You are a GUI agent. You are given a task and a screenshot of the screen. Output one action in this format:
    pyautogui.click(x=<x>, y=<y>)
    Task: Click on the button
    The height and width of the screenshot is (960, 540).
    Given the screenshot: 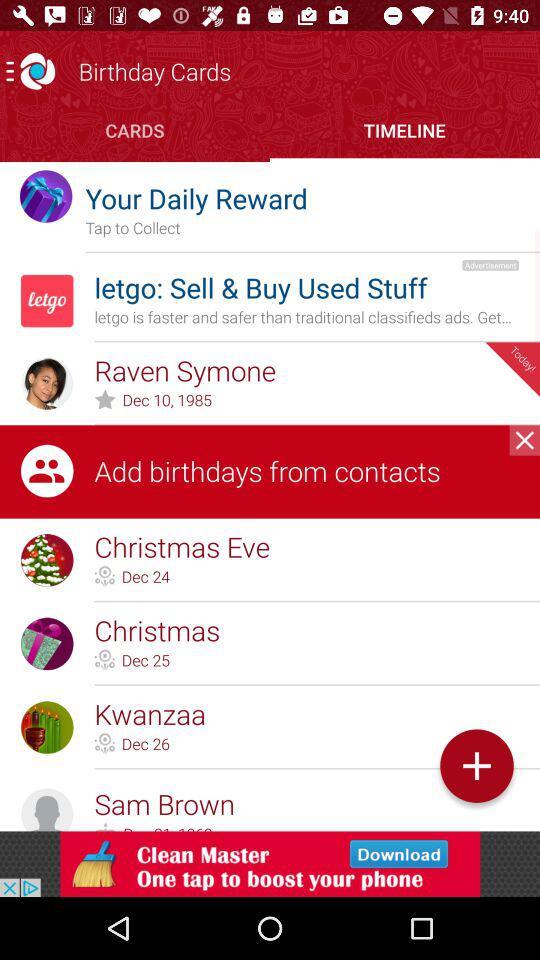 What is the action you would take?
    pyautogui.click(x=475, y=765)
    